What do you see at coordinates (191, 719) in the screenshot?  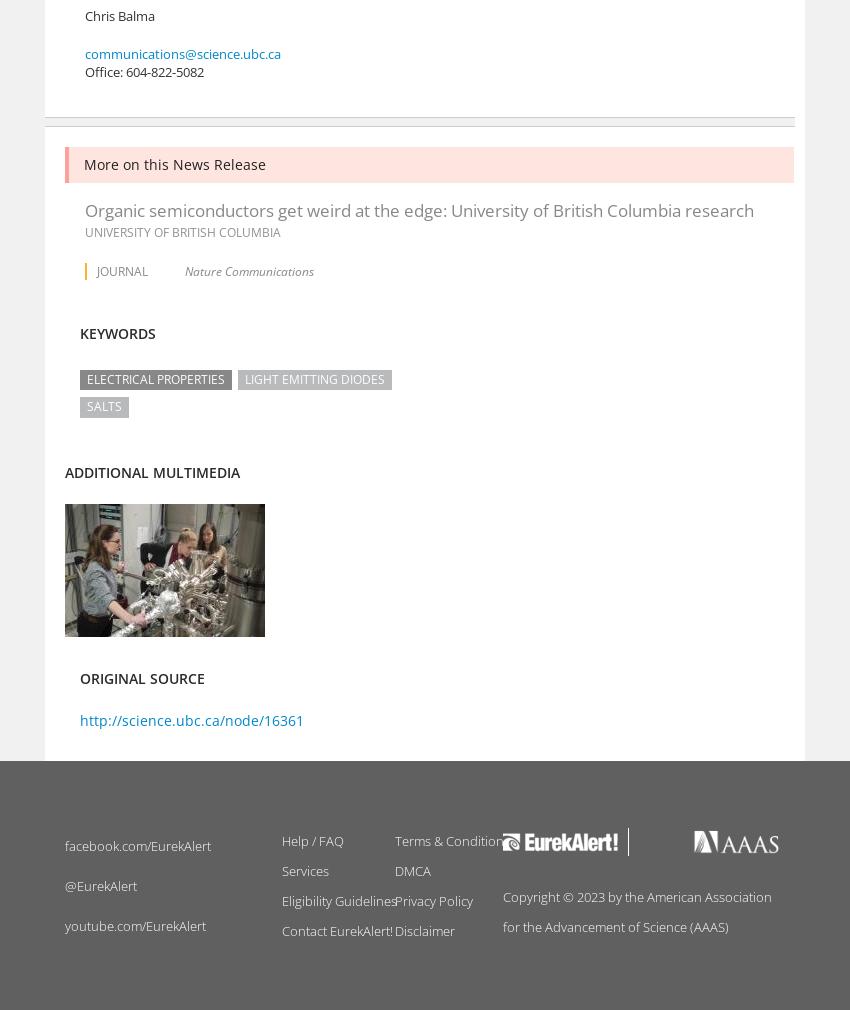 I see `'http://science.ubc.ca/node/16361'` at bounding box center [191, 719].